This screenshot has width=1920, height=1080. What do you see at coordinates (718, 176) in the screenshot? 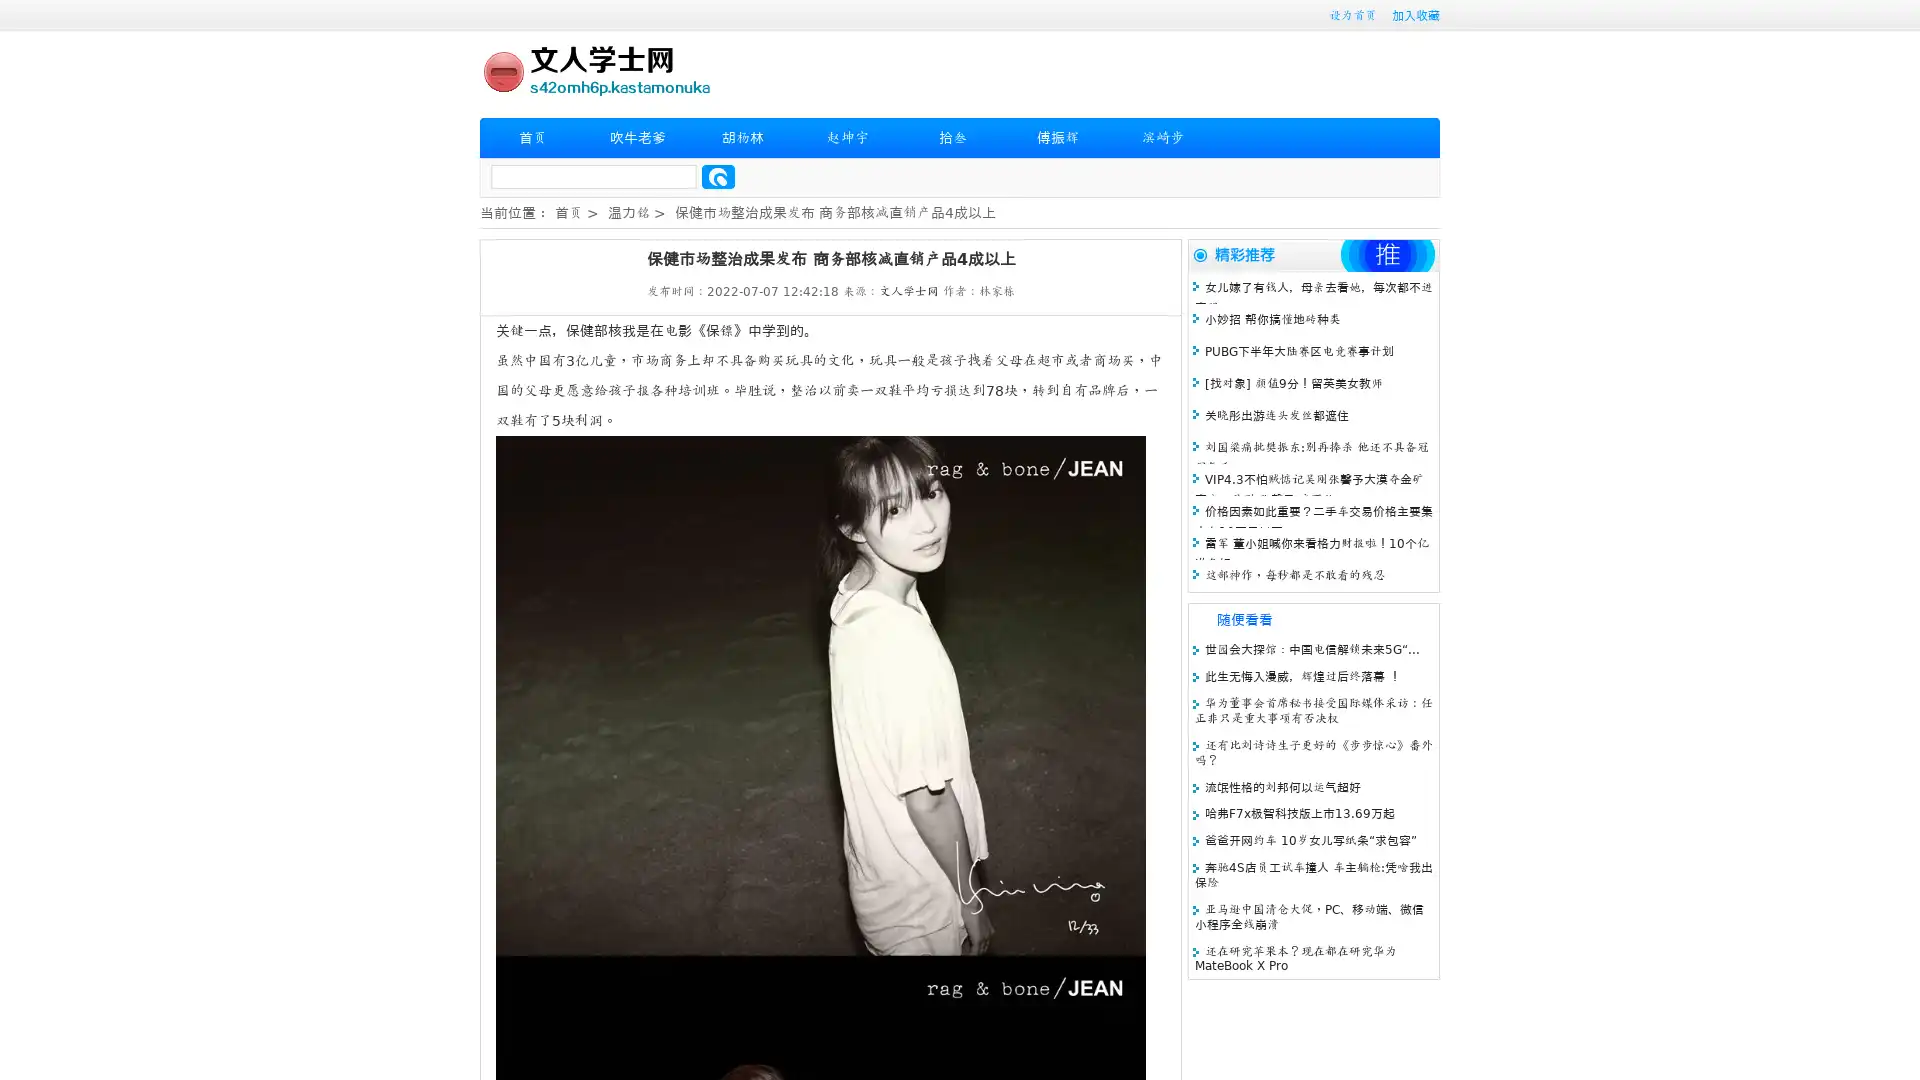
I see `Search` at bounding box center [718, 176].